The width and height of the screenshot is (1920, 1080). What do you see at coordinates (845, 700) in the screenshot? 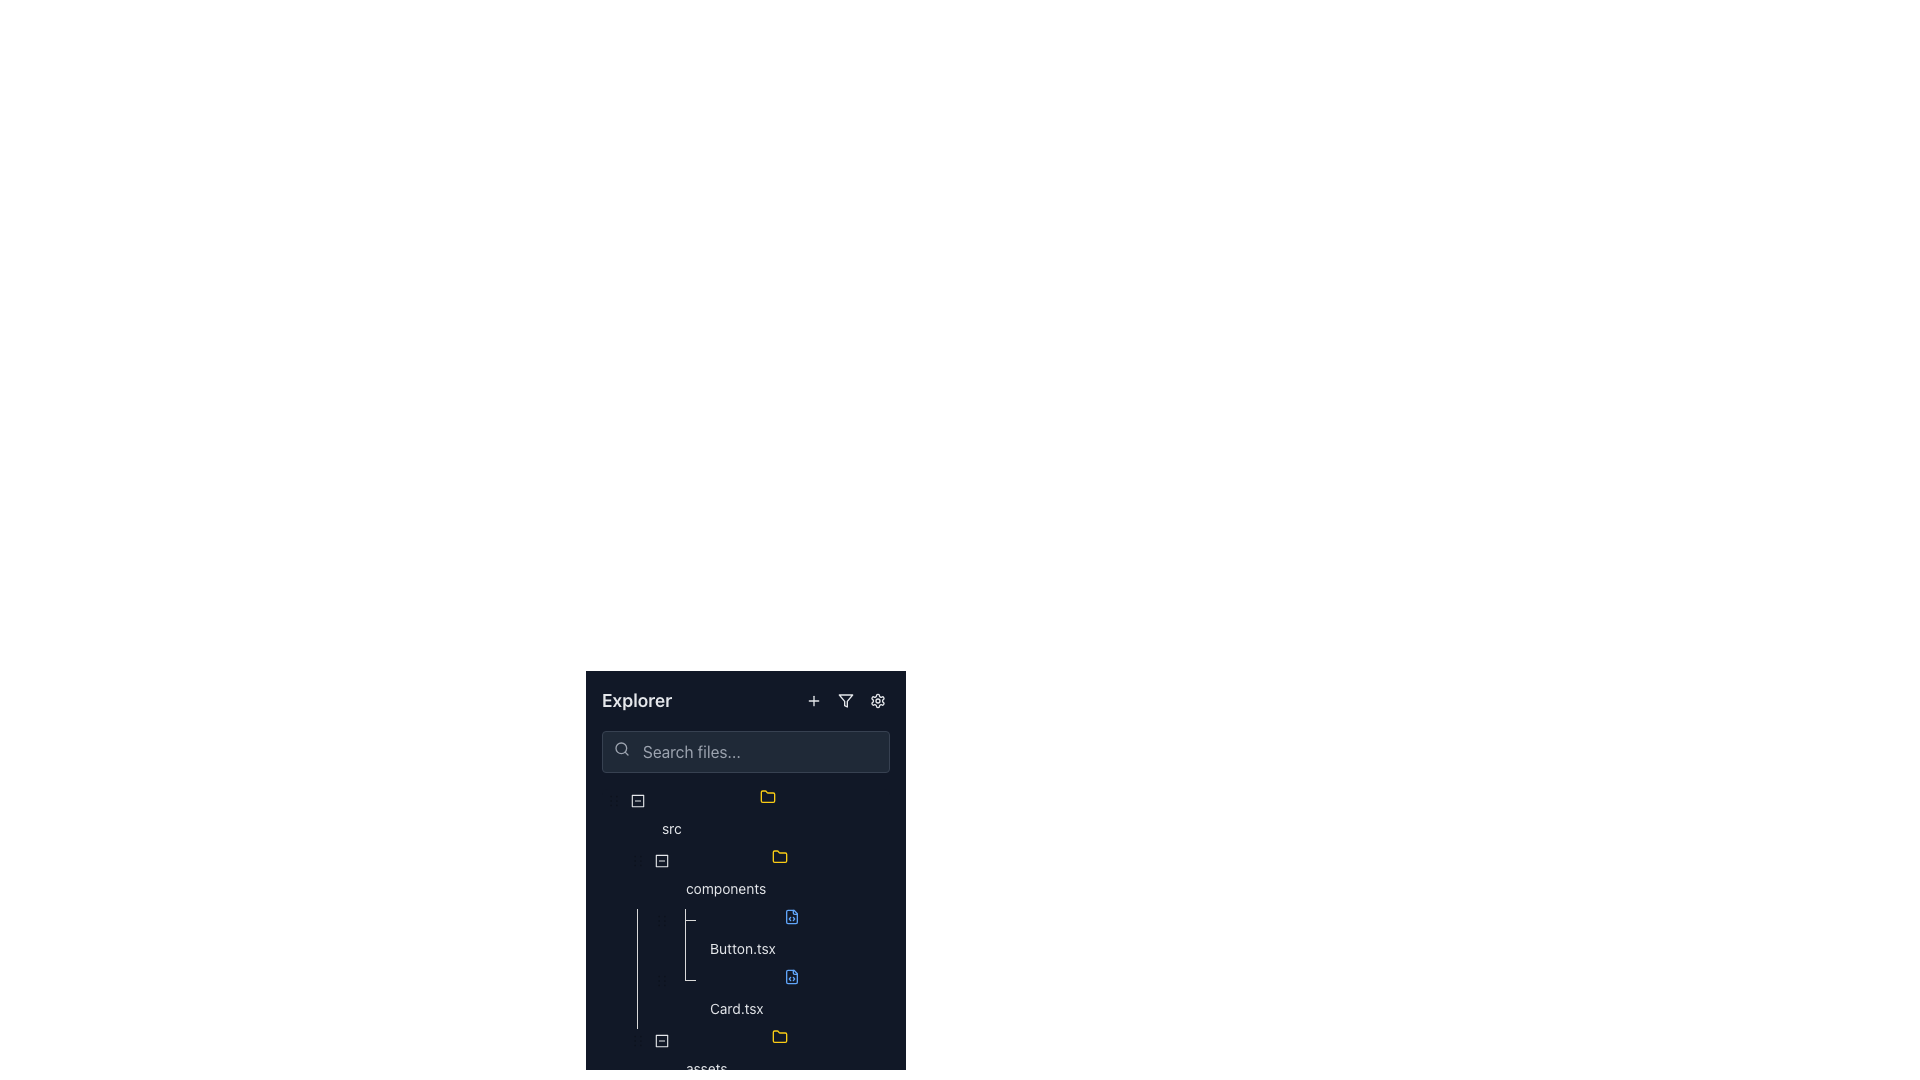
I see `the middle icon with a filter symbol in the header section labeled 'Explorer'` at bounding box center [845, 700].